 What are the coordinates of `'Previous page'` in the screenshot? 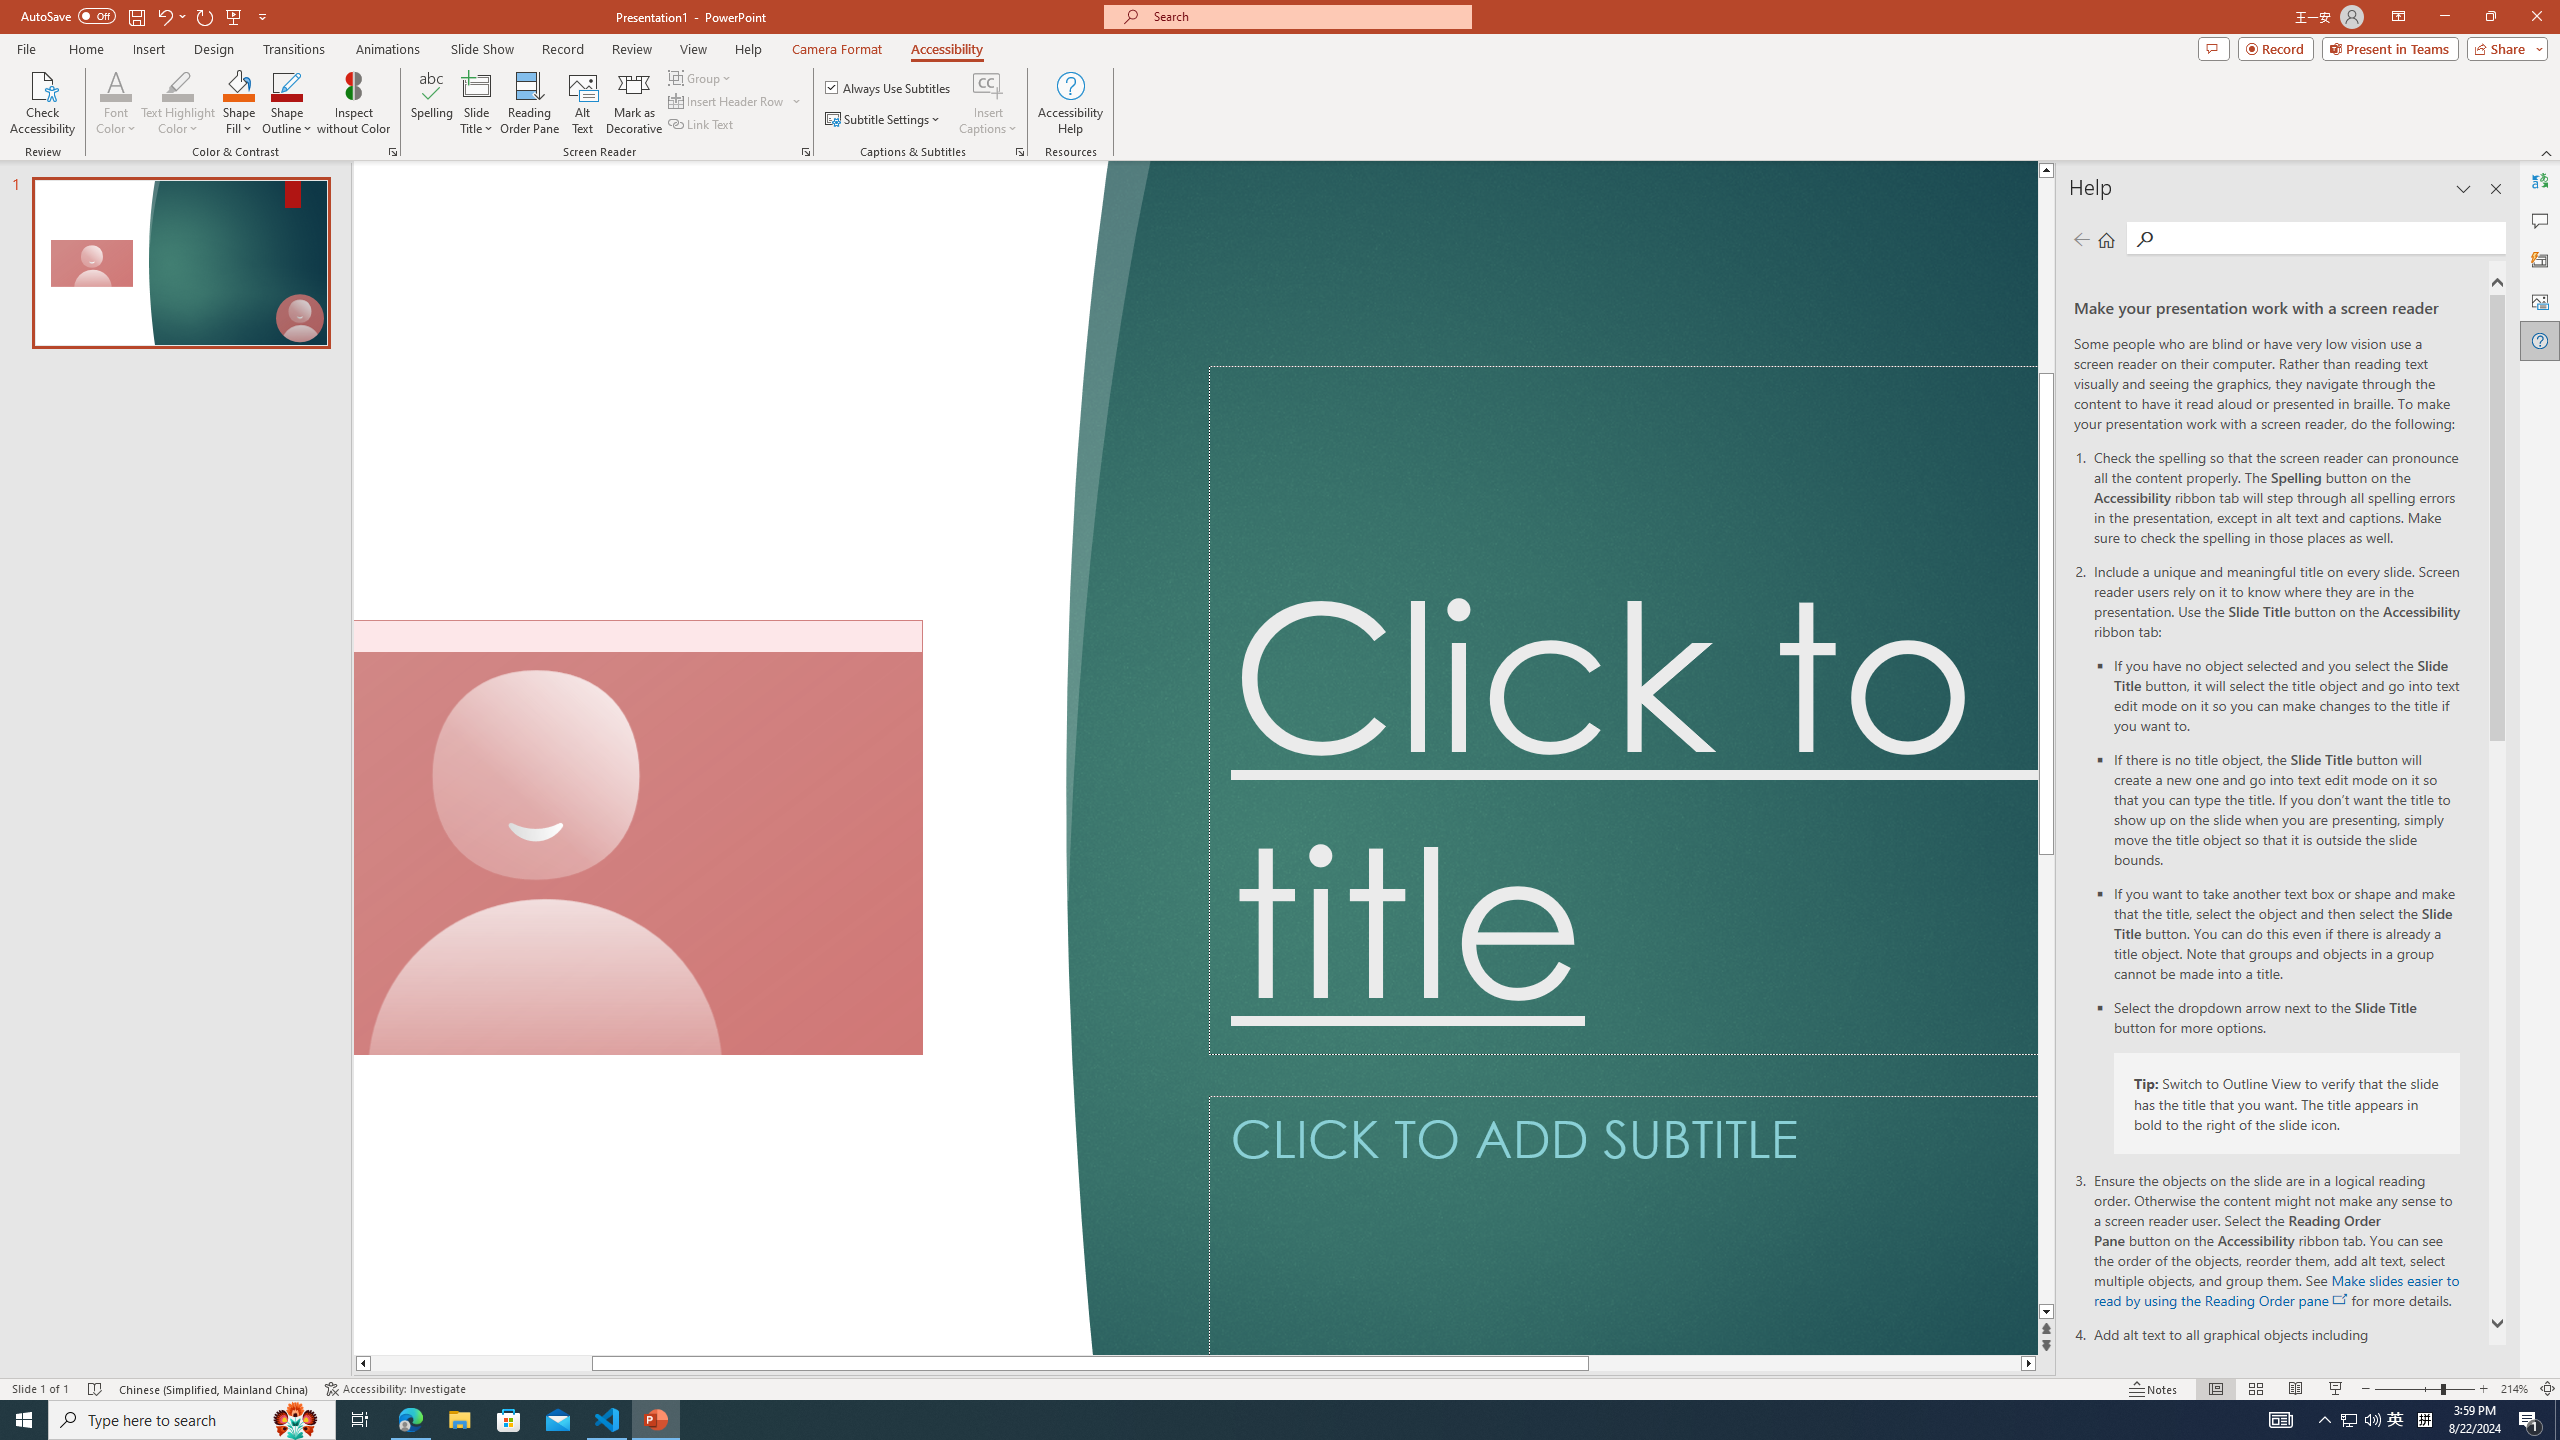 It's located at (2080, 238).